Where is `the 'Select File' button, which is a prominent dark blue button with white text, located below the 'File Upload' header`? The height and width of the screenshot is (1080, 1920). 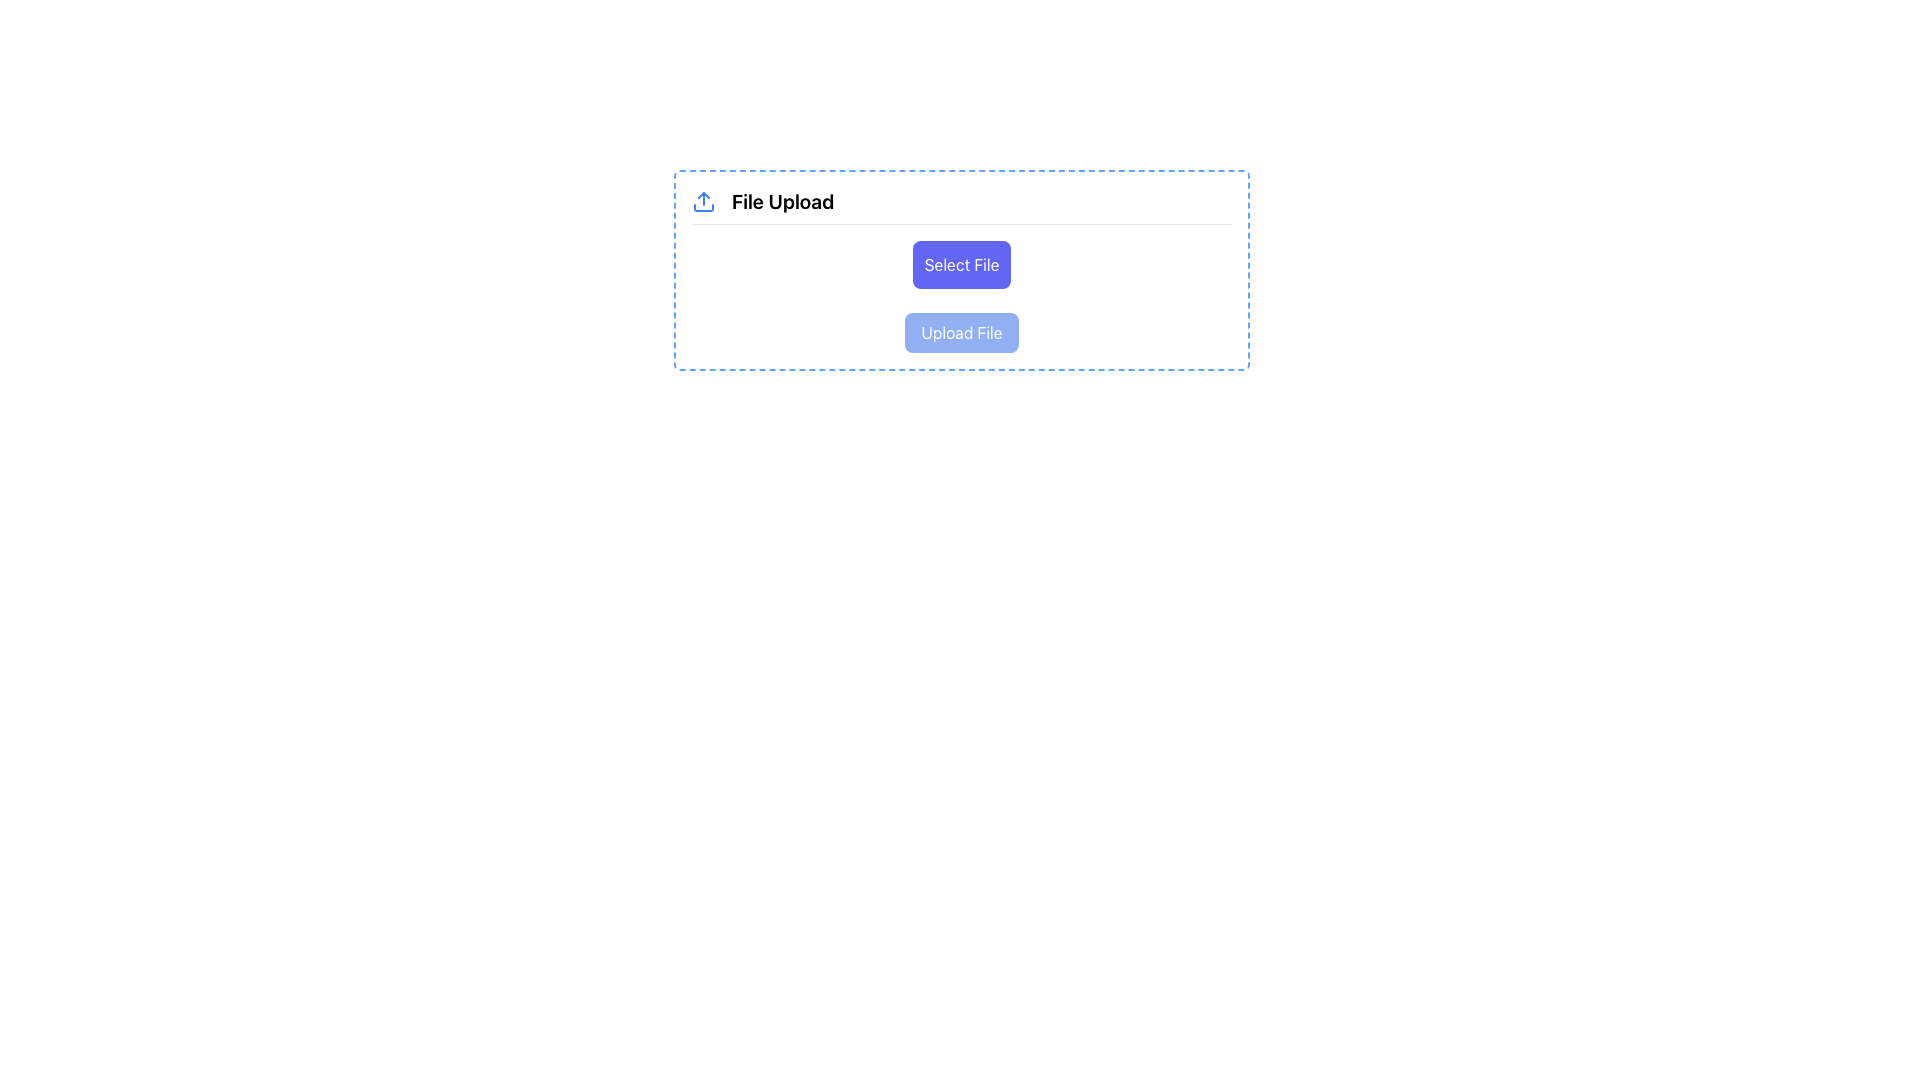 the 'Select File' button, which is a prominent dark blue button with white text, located below the 'File Upload' header is located at coordinates (961, 270).